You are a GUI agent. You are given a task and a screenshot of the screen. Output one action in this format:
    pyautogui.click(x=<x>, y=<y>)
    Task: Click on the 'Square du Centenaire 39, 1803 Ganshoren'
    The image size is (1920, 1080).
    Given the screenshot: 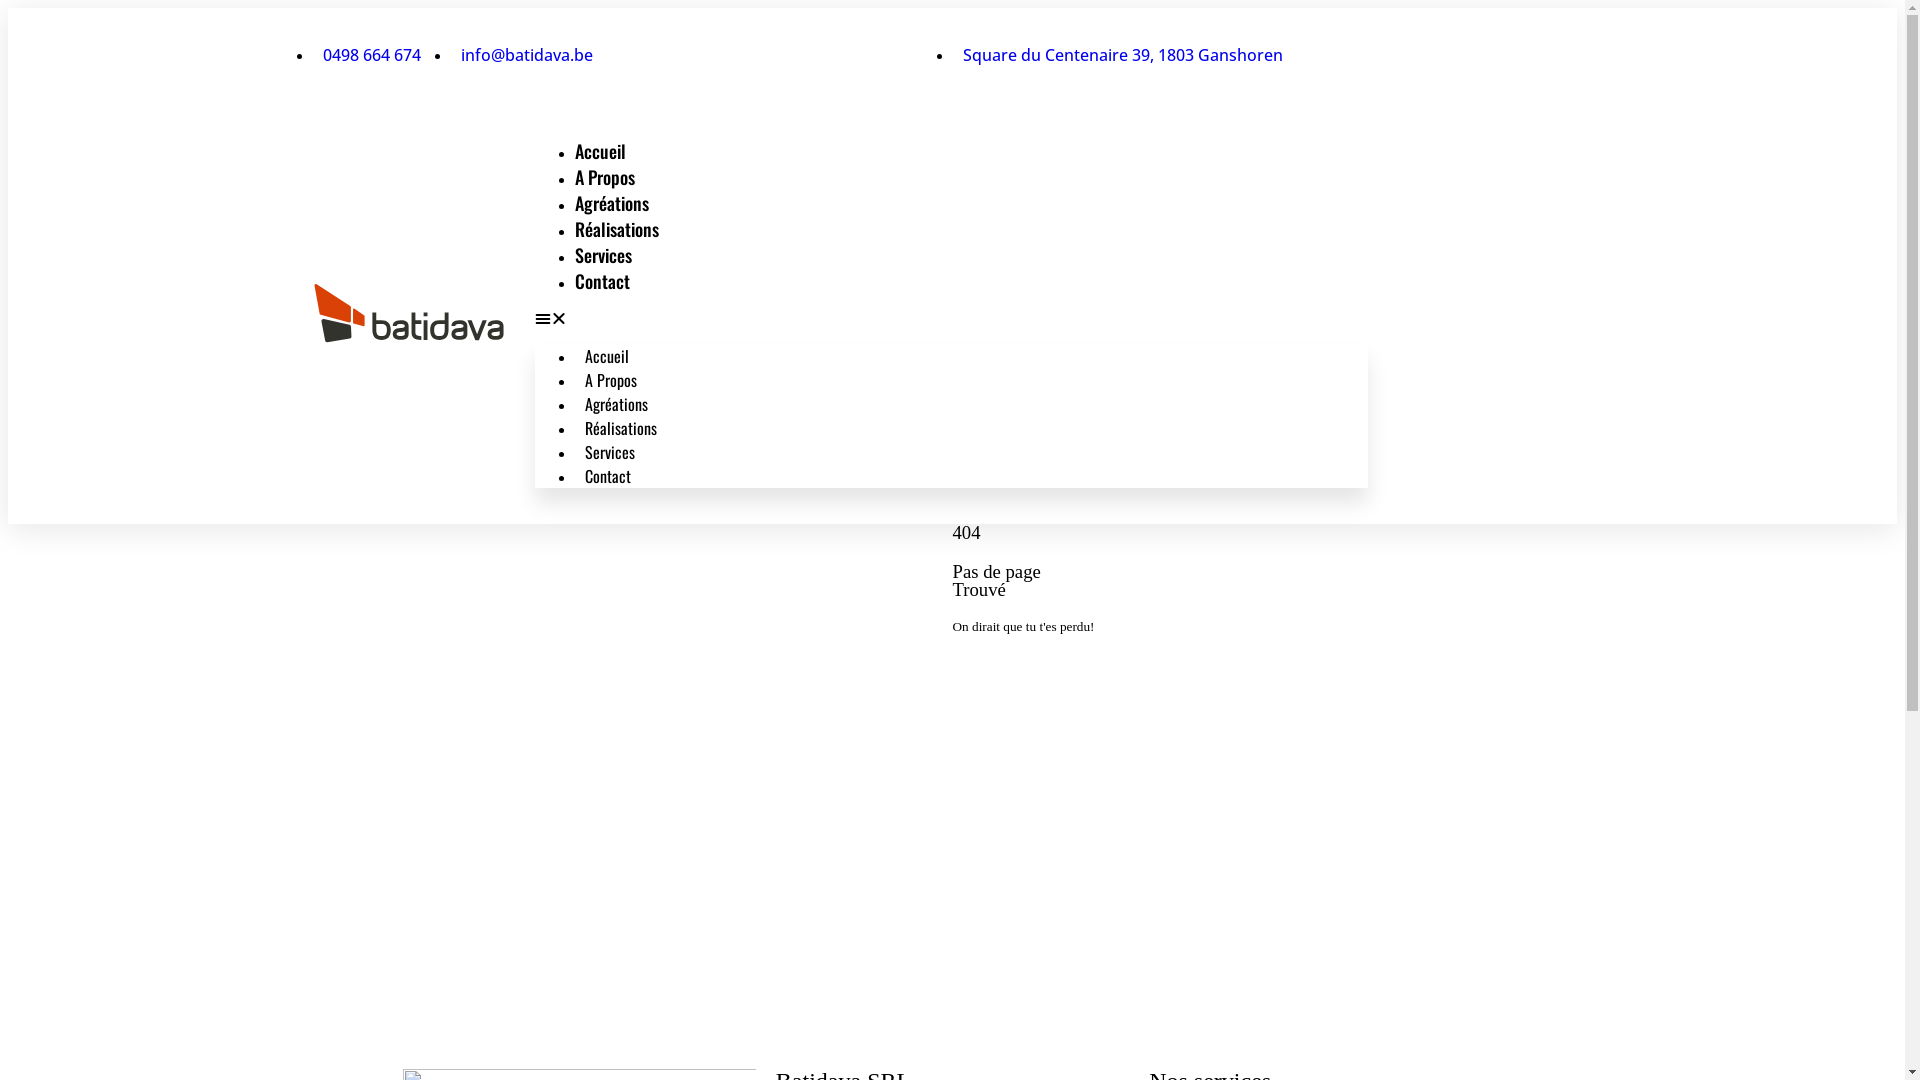 What is the action you would take?
    pyautogui.click(x=1116, y=53)
    